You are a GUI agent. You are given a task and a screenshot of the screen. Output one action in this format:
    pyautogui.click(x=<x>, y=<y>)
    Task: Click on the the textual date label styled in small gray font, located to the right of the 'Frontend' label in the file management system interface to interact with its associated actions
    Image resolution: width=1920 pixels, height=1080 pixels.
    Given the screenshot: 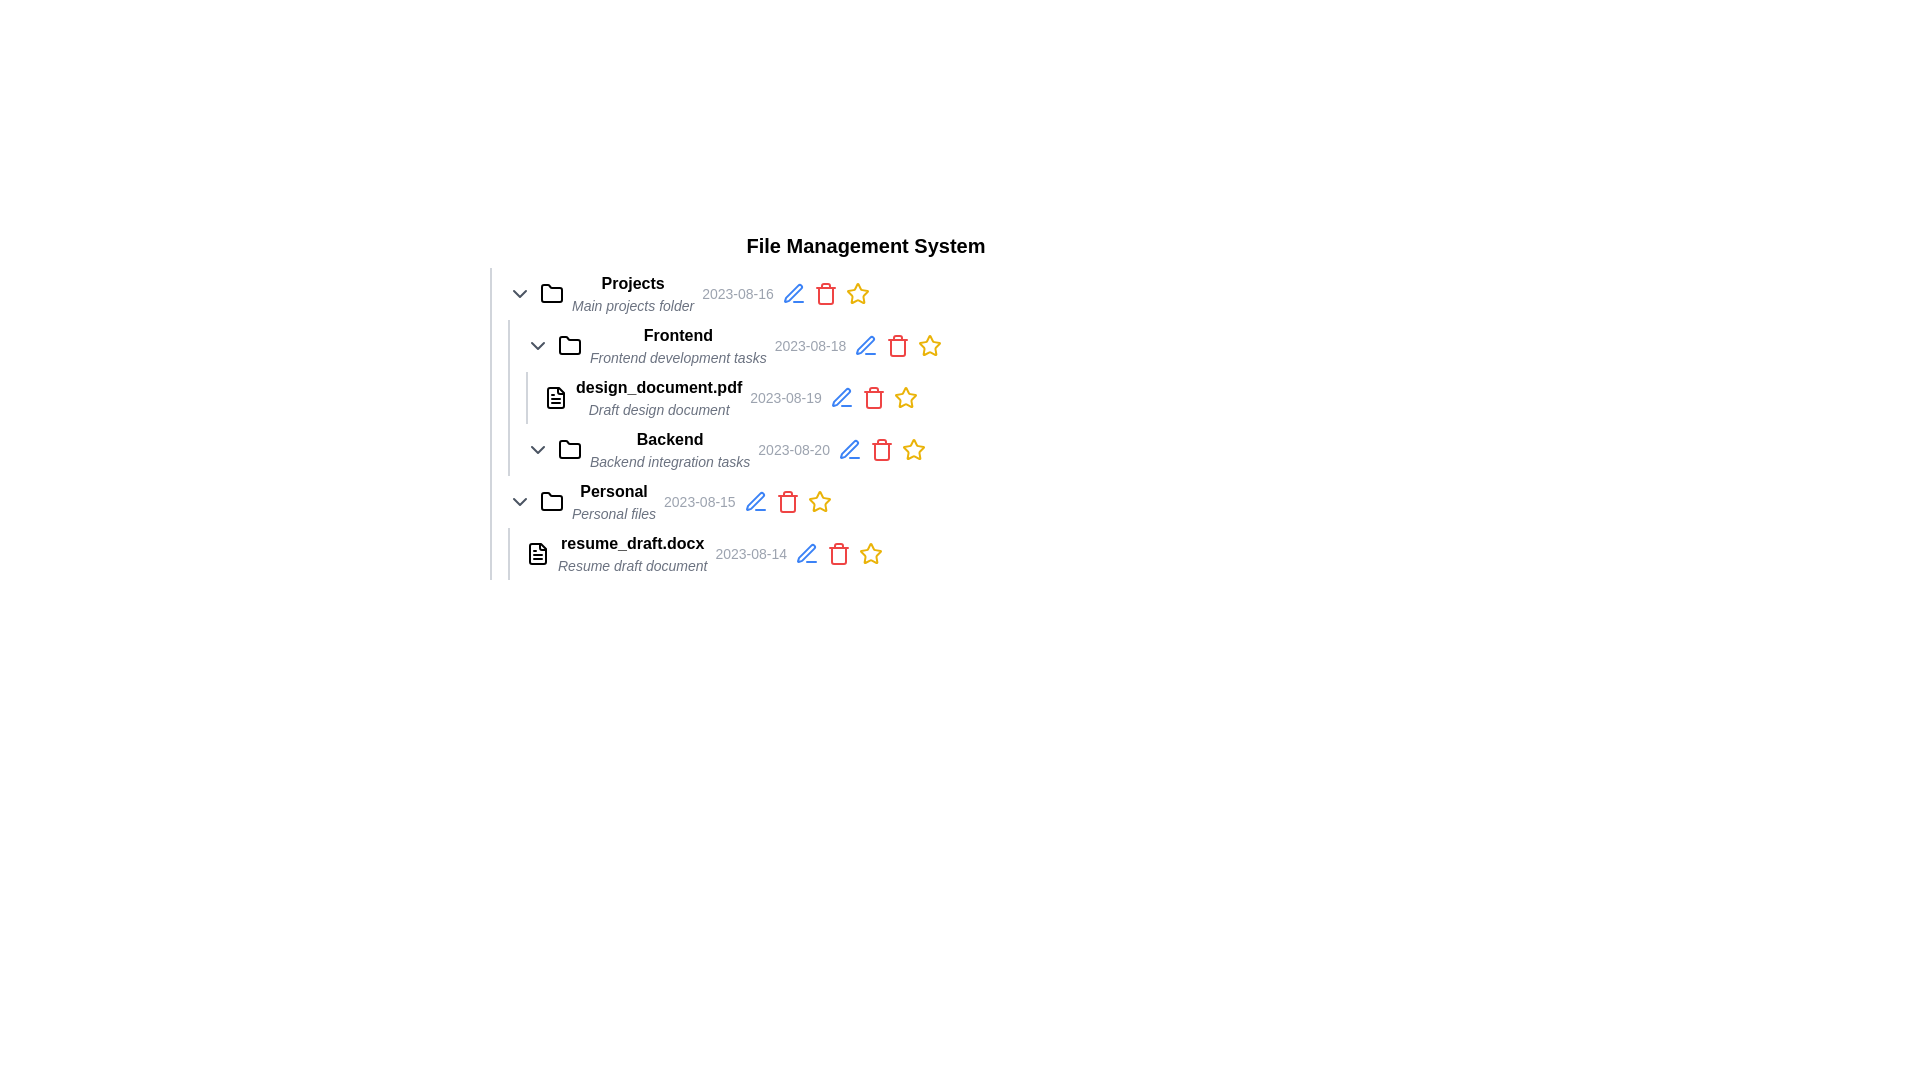 What is the action you would take?
    pyautogui.click(x=810, y=345)
    